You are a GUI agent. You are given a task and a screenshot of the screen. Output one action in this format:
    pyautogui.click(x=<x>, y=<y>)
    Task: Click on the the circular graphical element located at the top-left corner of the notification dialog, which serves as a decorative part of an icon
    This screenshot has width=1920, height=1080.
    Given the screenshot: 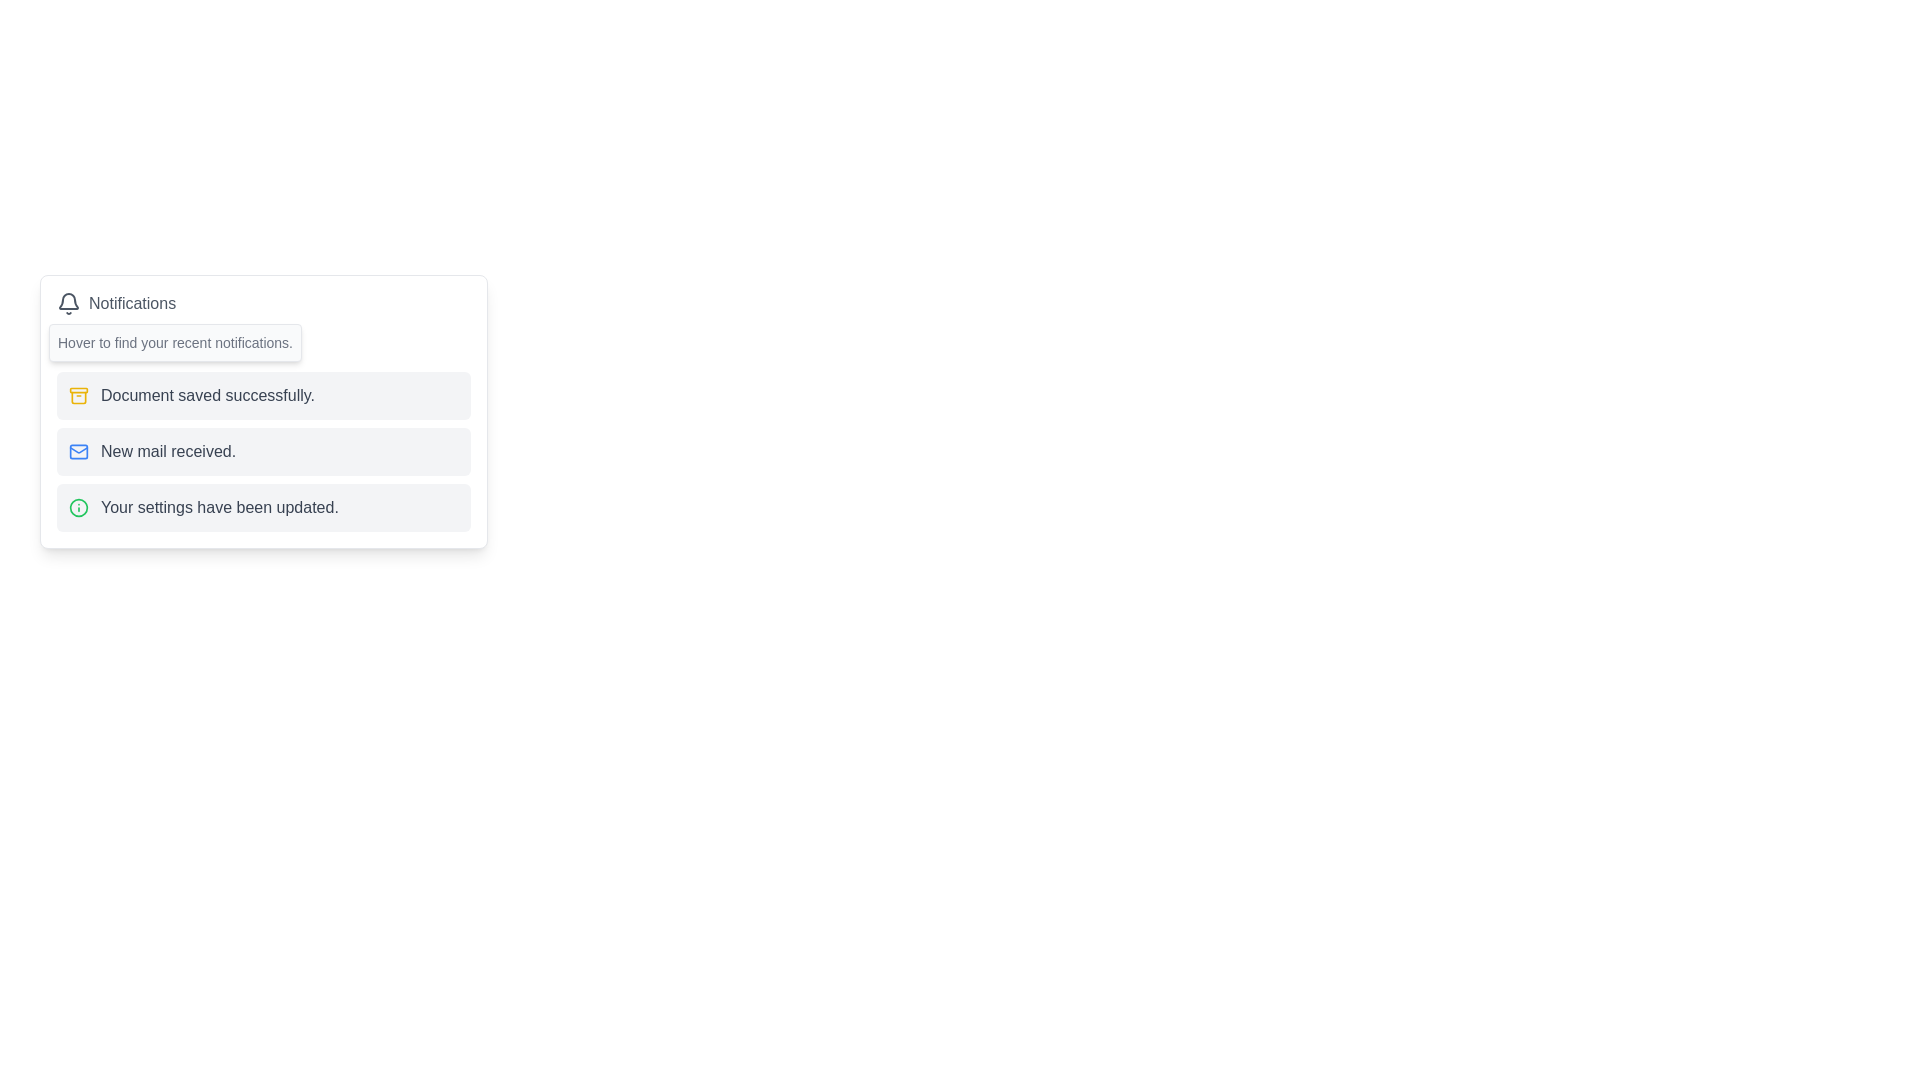 What is the action you would take?
    pyautogui.click(x=78, y=505)
    